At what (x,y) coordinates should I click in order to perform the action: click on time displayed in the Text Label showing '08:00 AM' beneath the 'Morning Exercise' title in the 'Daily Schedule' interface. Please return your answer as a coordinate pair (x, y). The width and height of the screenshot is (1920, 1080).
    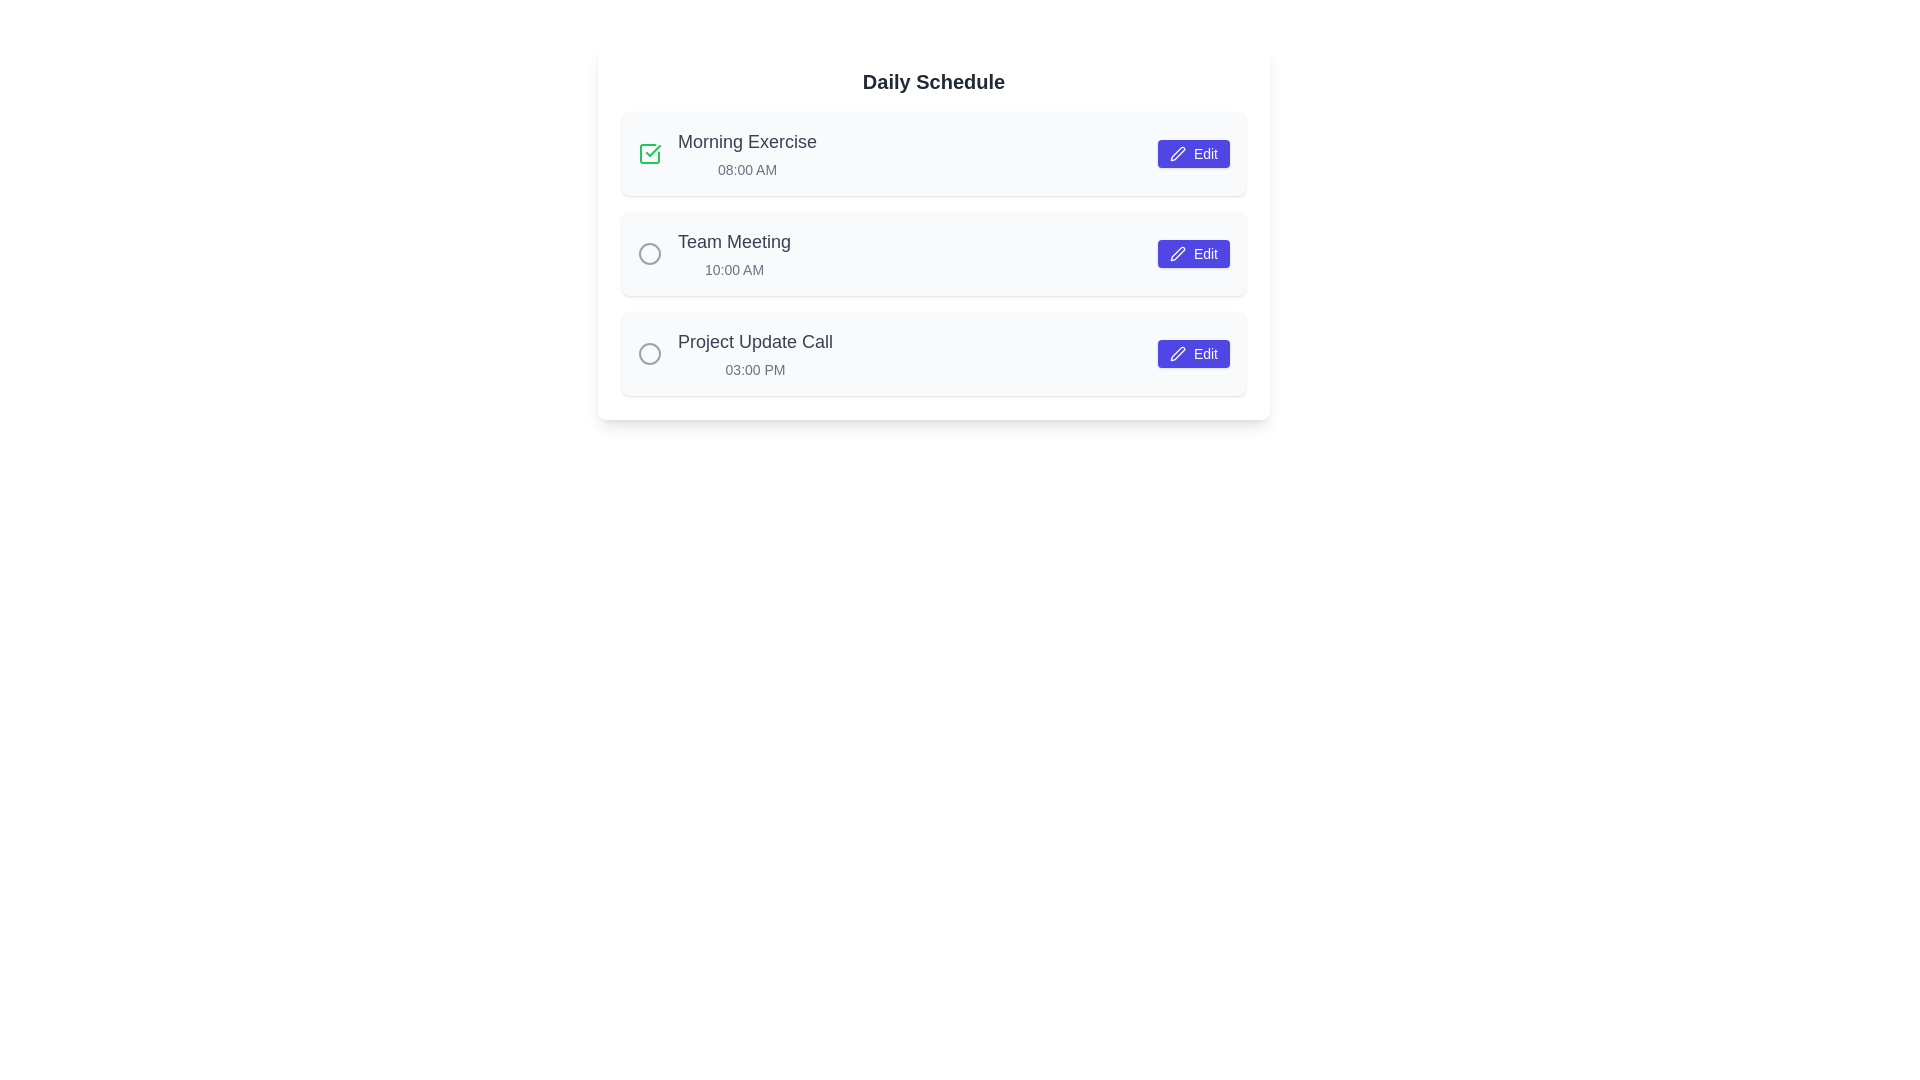
    Looking at the image, I should click on (746, 168).